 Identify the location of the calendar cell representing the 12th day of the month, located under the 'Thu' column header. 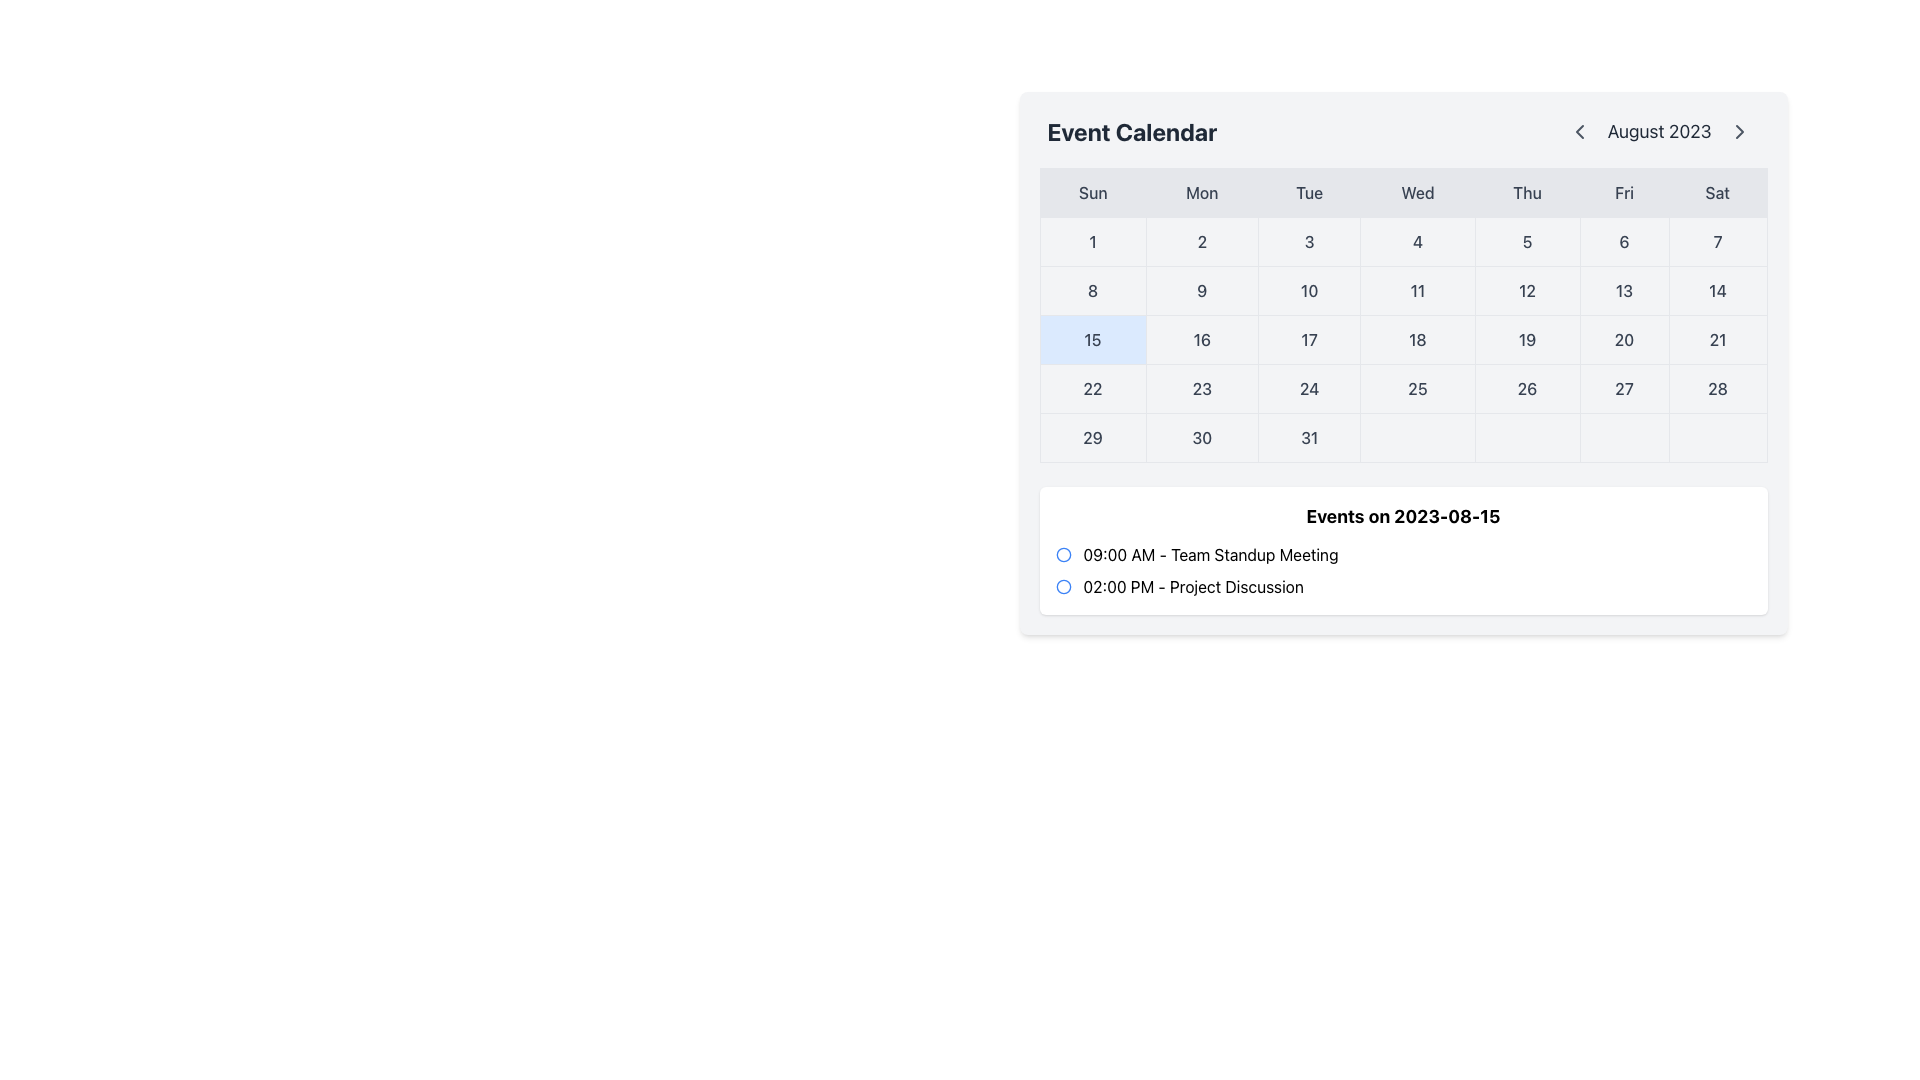
(1526, 290).